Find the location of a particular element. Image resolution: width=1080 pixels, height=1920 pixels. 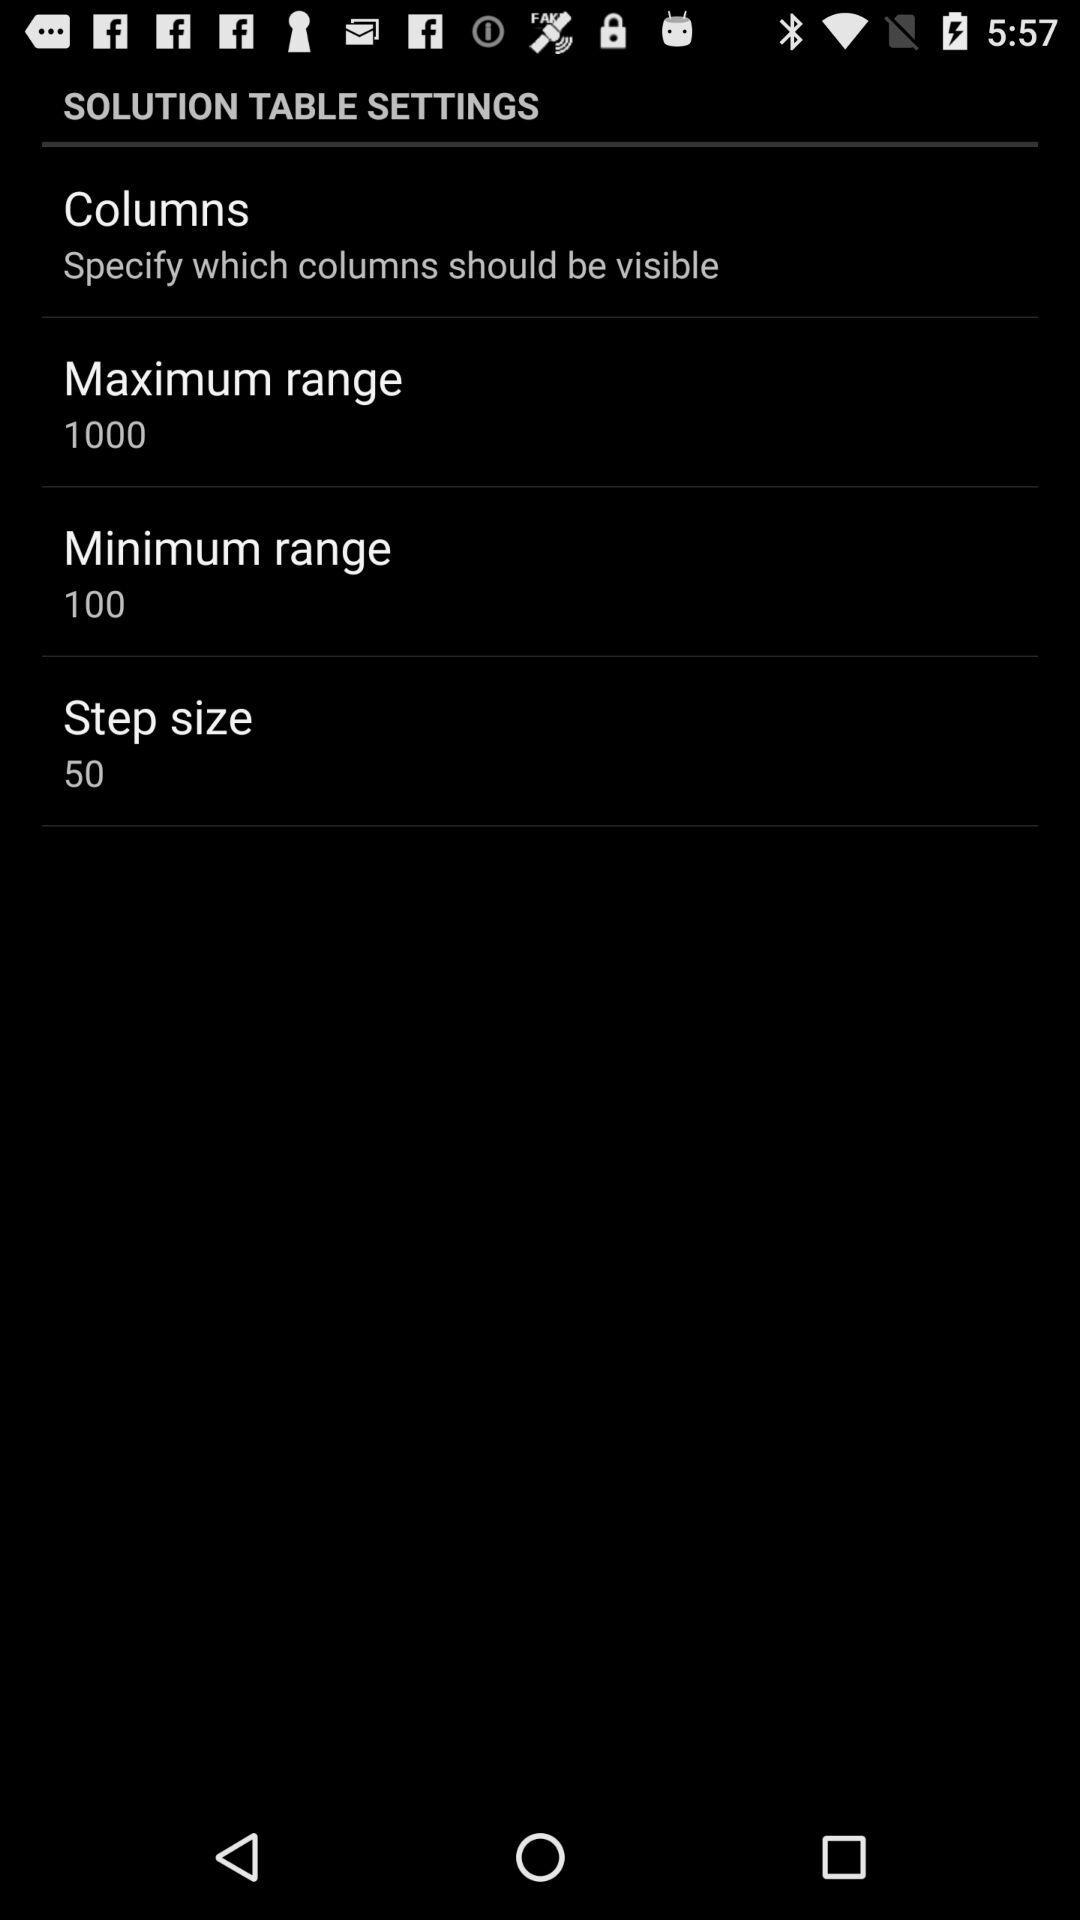

app above the columns icon is located at coordinates (540, 104).